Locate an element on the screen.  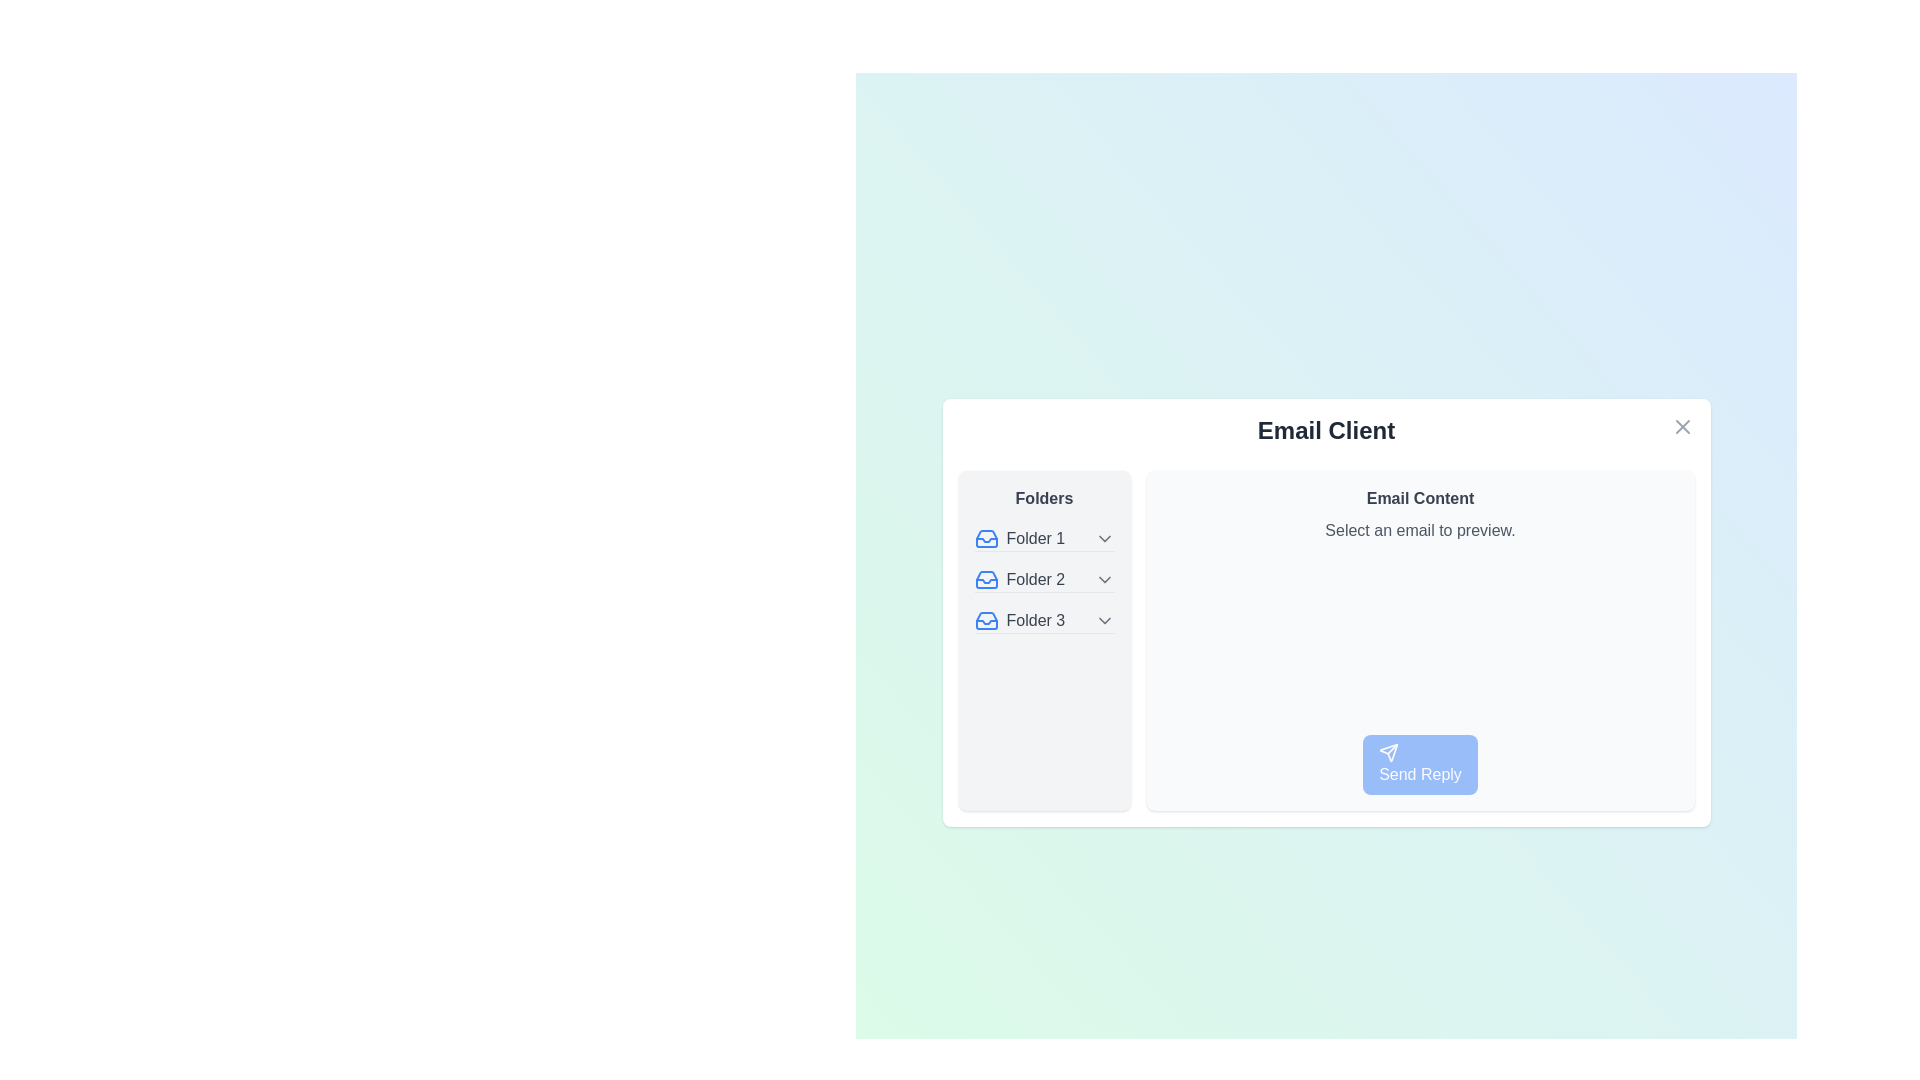
the graphical inbox icon located in the sidebar under the 'Folders' section, next to 'Folder 1' is located at coordinates (986, 538).